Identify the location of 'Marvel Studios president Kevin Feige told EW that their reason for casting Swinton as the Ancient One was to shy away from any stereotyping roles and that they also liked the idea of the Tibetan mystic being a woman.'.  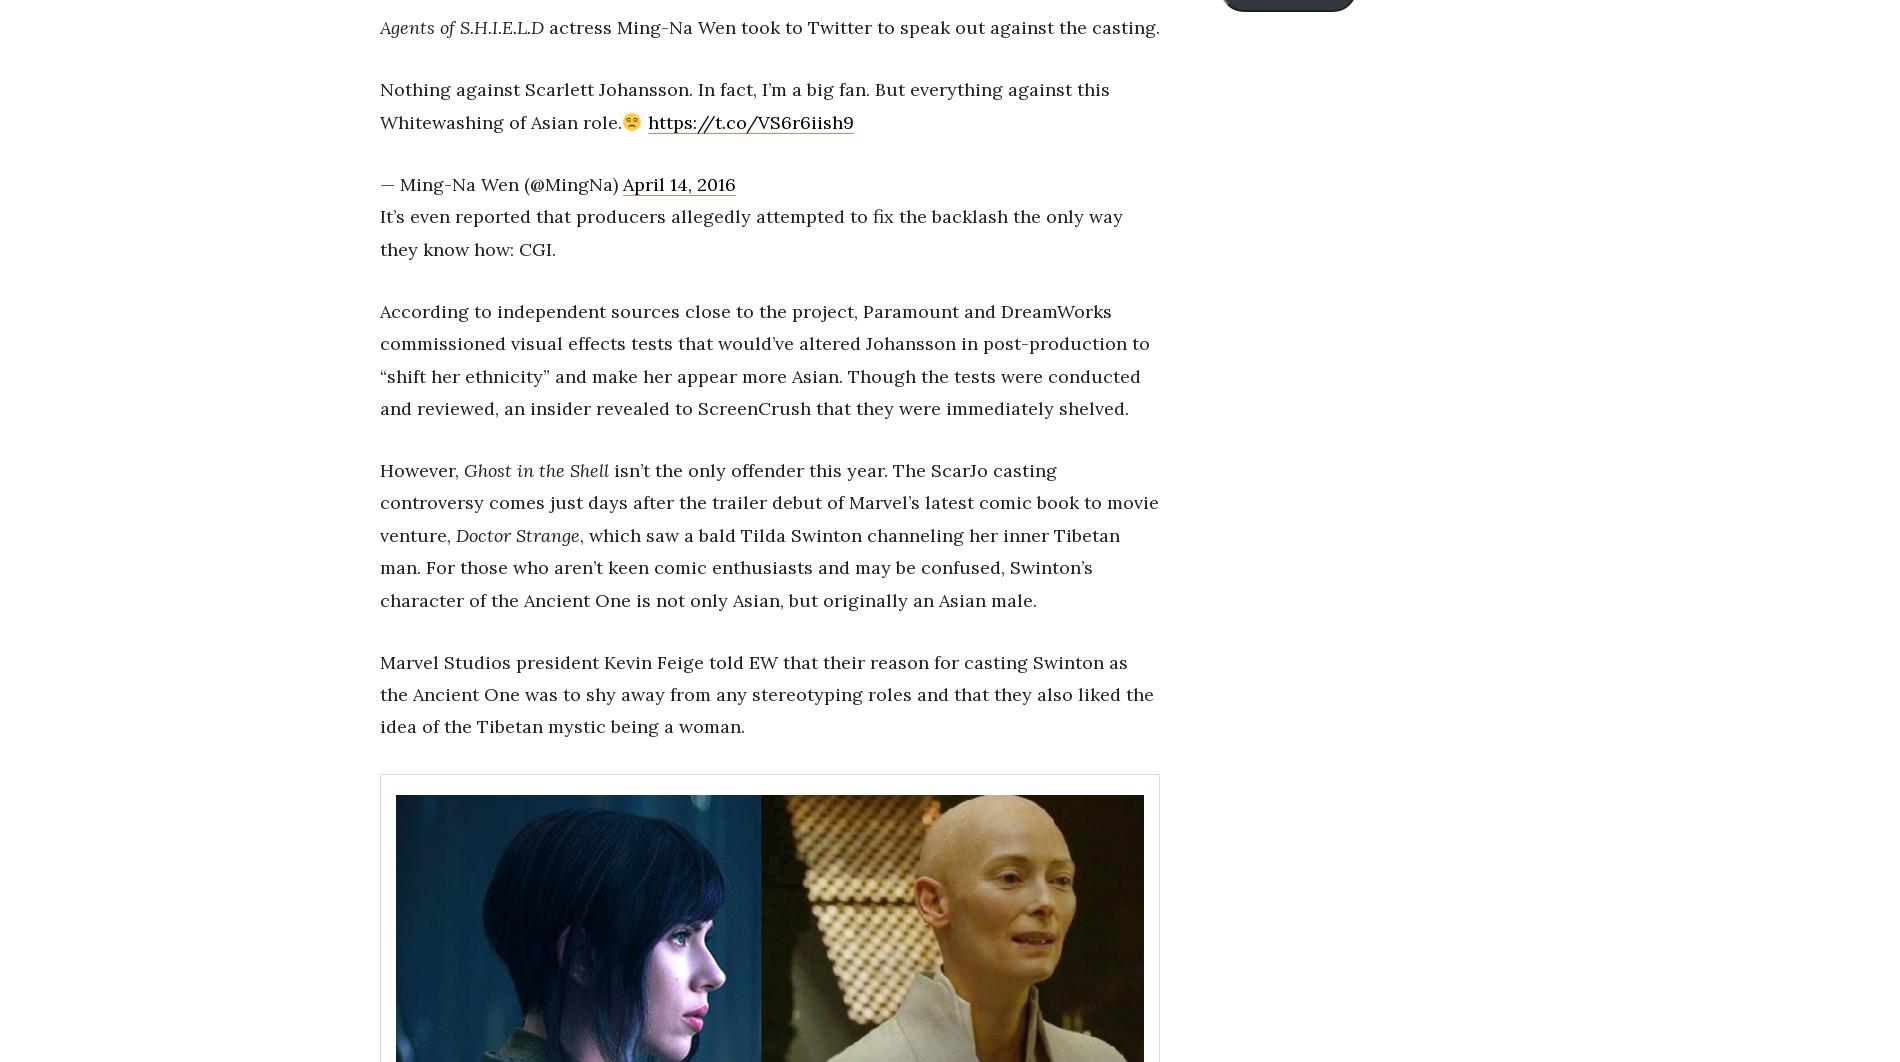
(379, 694).